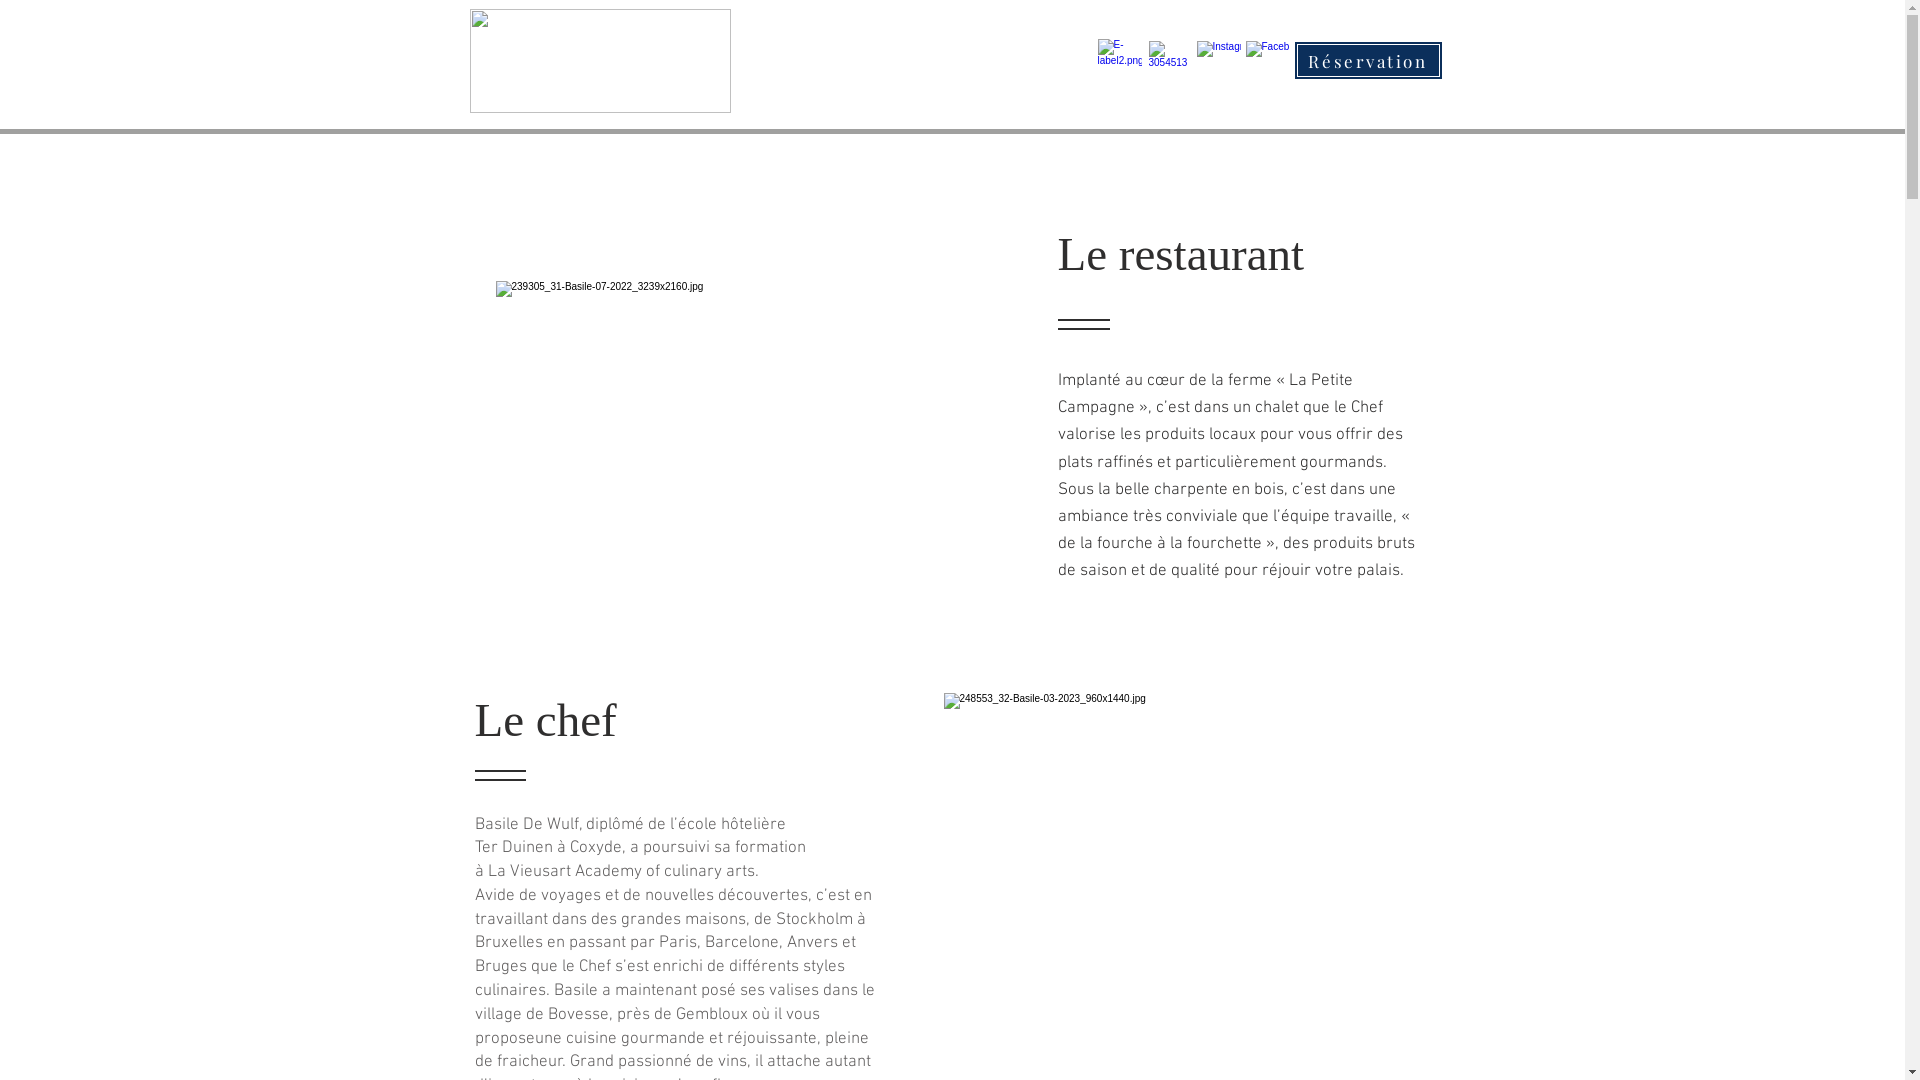 The image size is (1920, 1080). What do you see at coordinates (1167, 59) in the screenshot?
I see `'9c138c_71fc72f62da845549821a96096d53584~mv2.jpg'` at bounding box center [1167, 59].